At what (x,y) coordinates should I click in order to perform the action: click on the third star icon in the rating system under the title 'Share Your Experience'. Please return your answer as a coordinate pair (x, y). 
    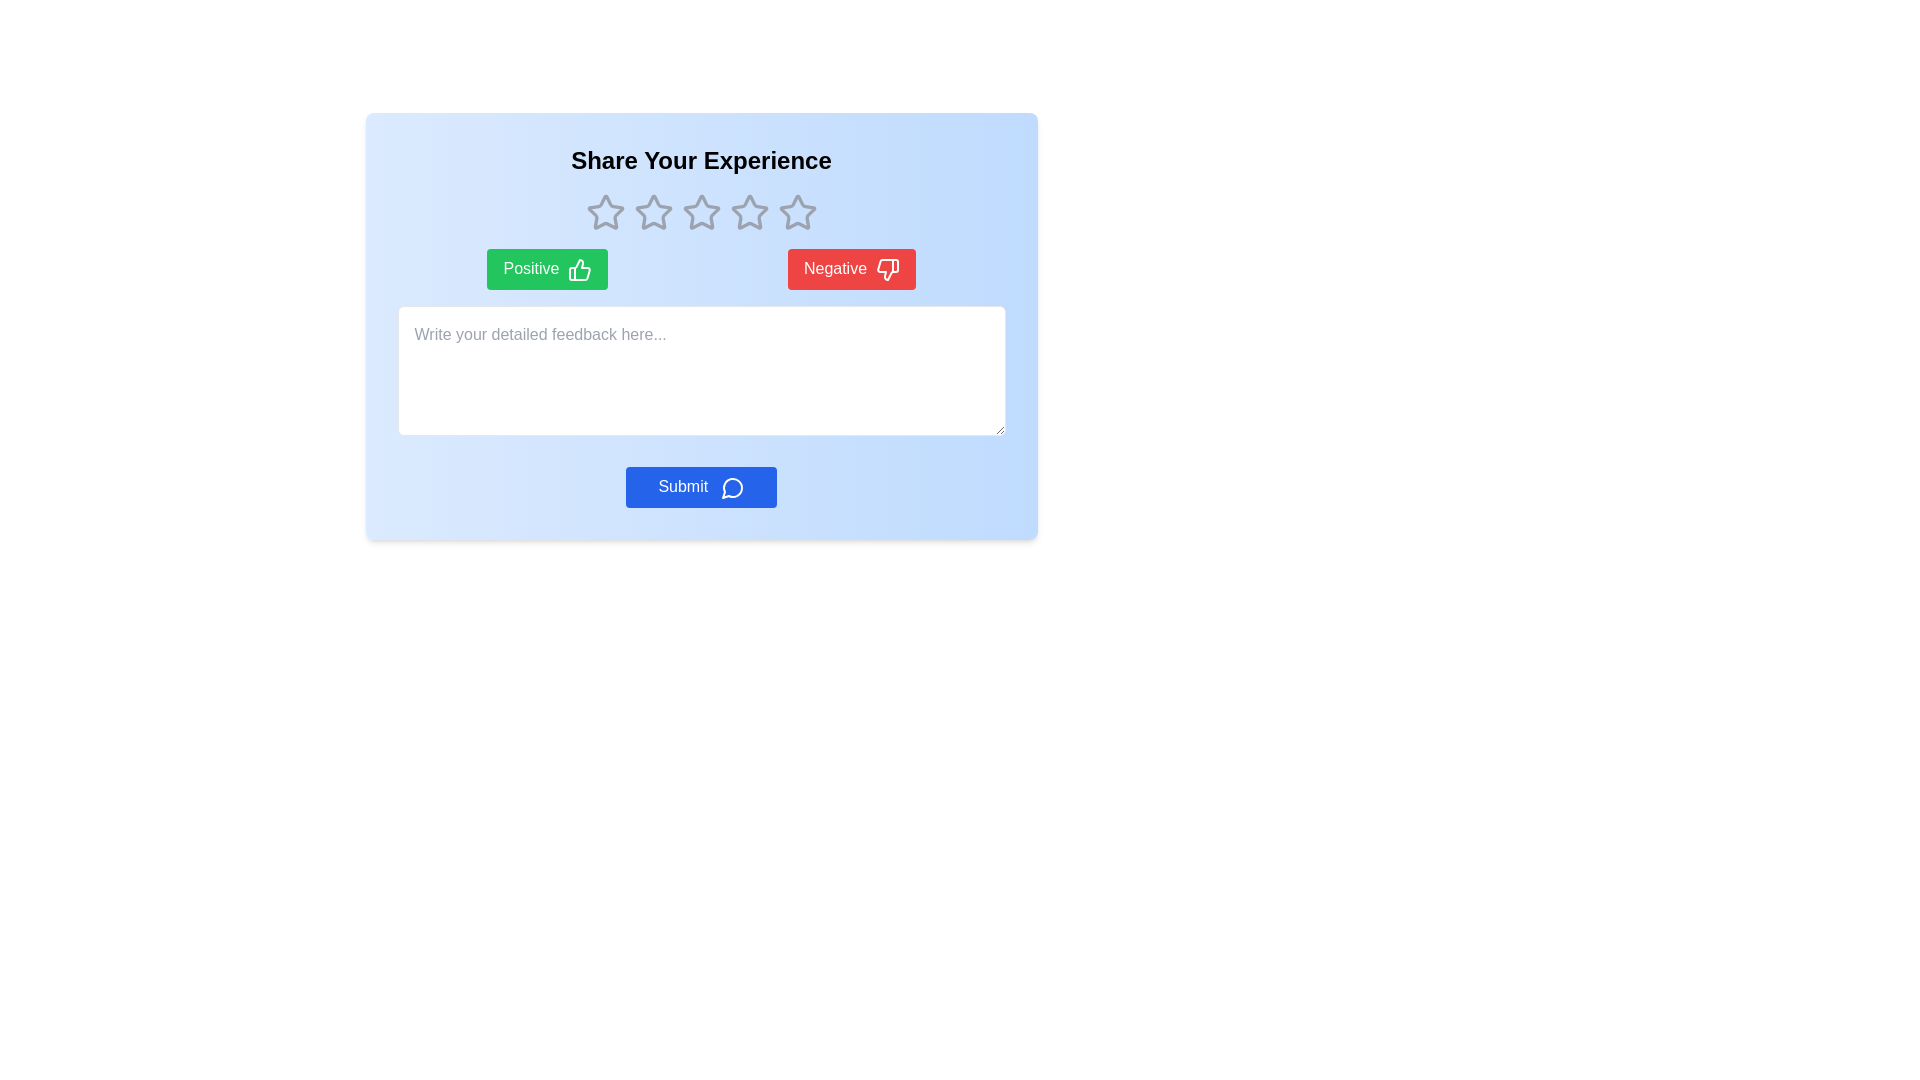
    Looking at the image, I should click on (653, 212).